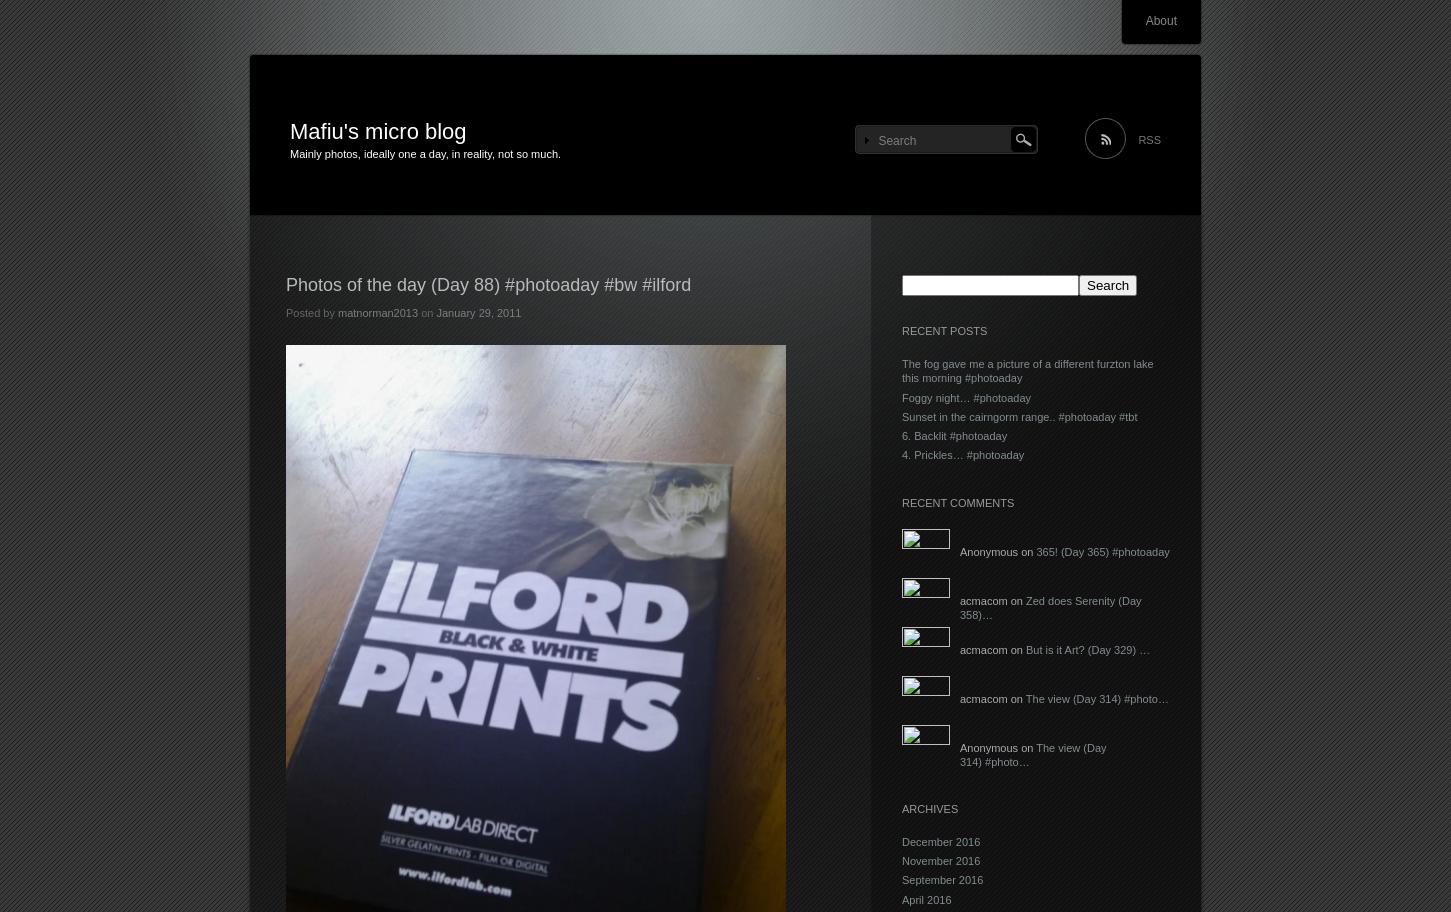 The height and width of the screenshot is (912, 1451). Describe the element at coordinates (901, 396) in the screenshot. I see `'Foggy night… #photoaday'` at that location.